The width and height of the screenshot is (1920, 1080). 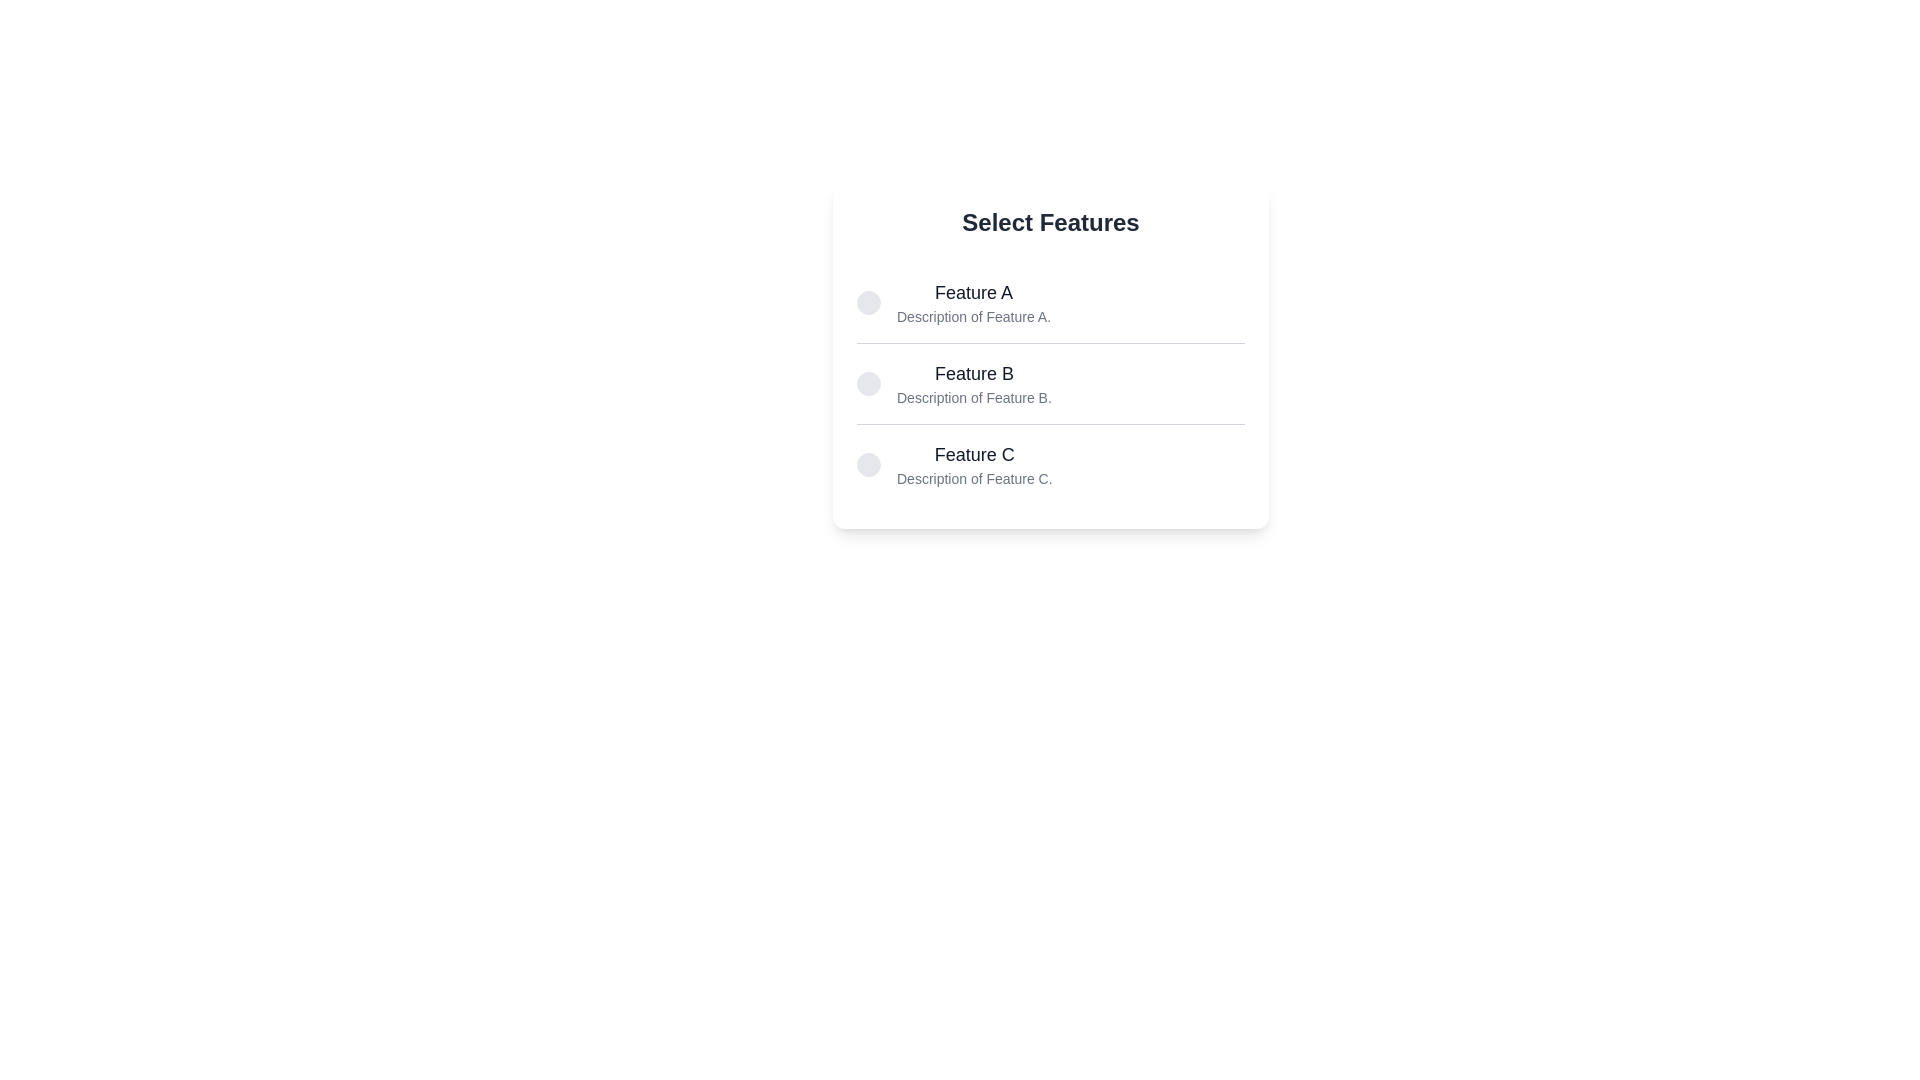 I want to click on the third list item that allows the user to select 'Feature C', so click(x=953, y=465).